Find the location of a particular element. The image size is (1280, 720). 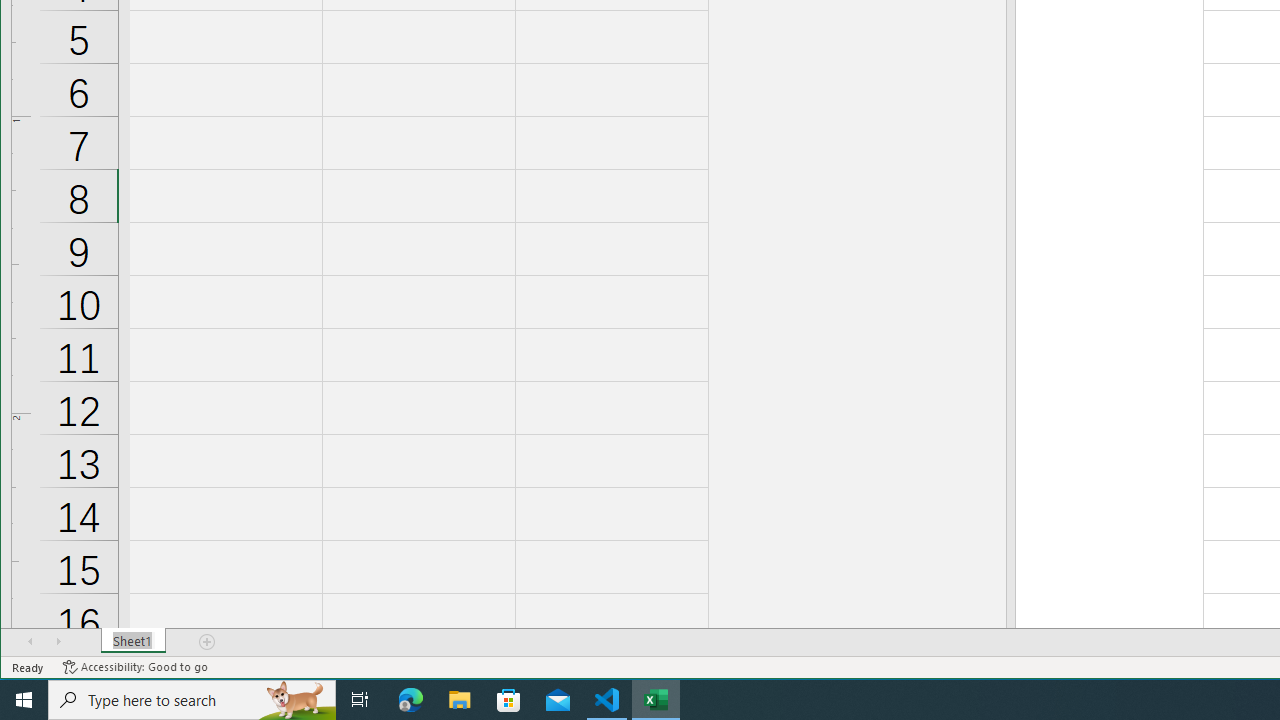

'Start' is located at coordinates (24, 698).